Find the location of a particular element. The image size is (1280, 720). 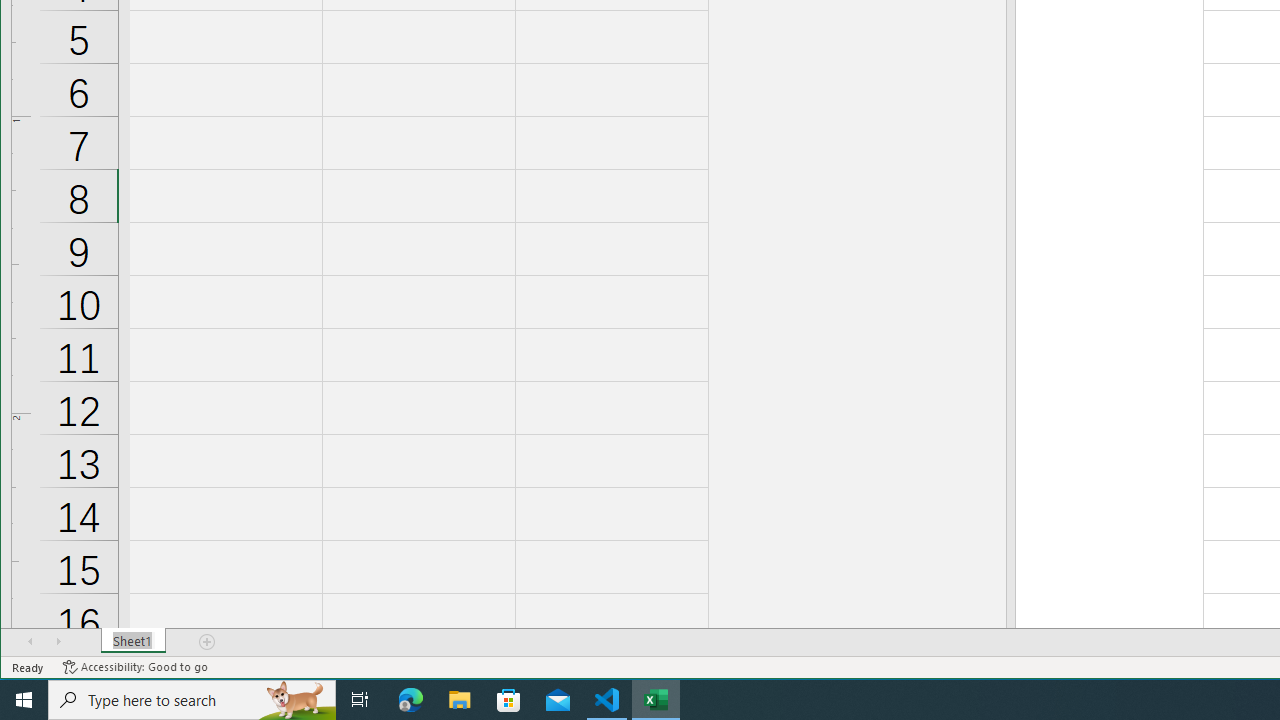

'Start' is located at coordinates (24, 698).